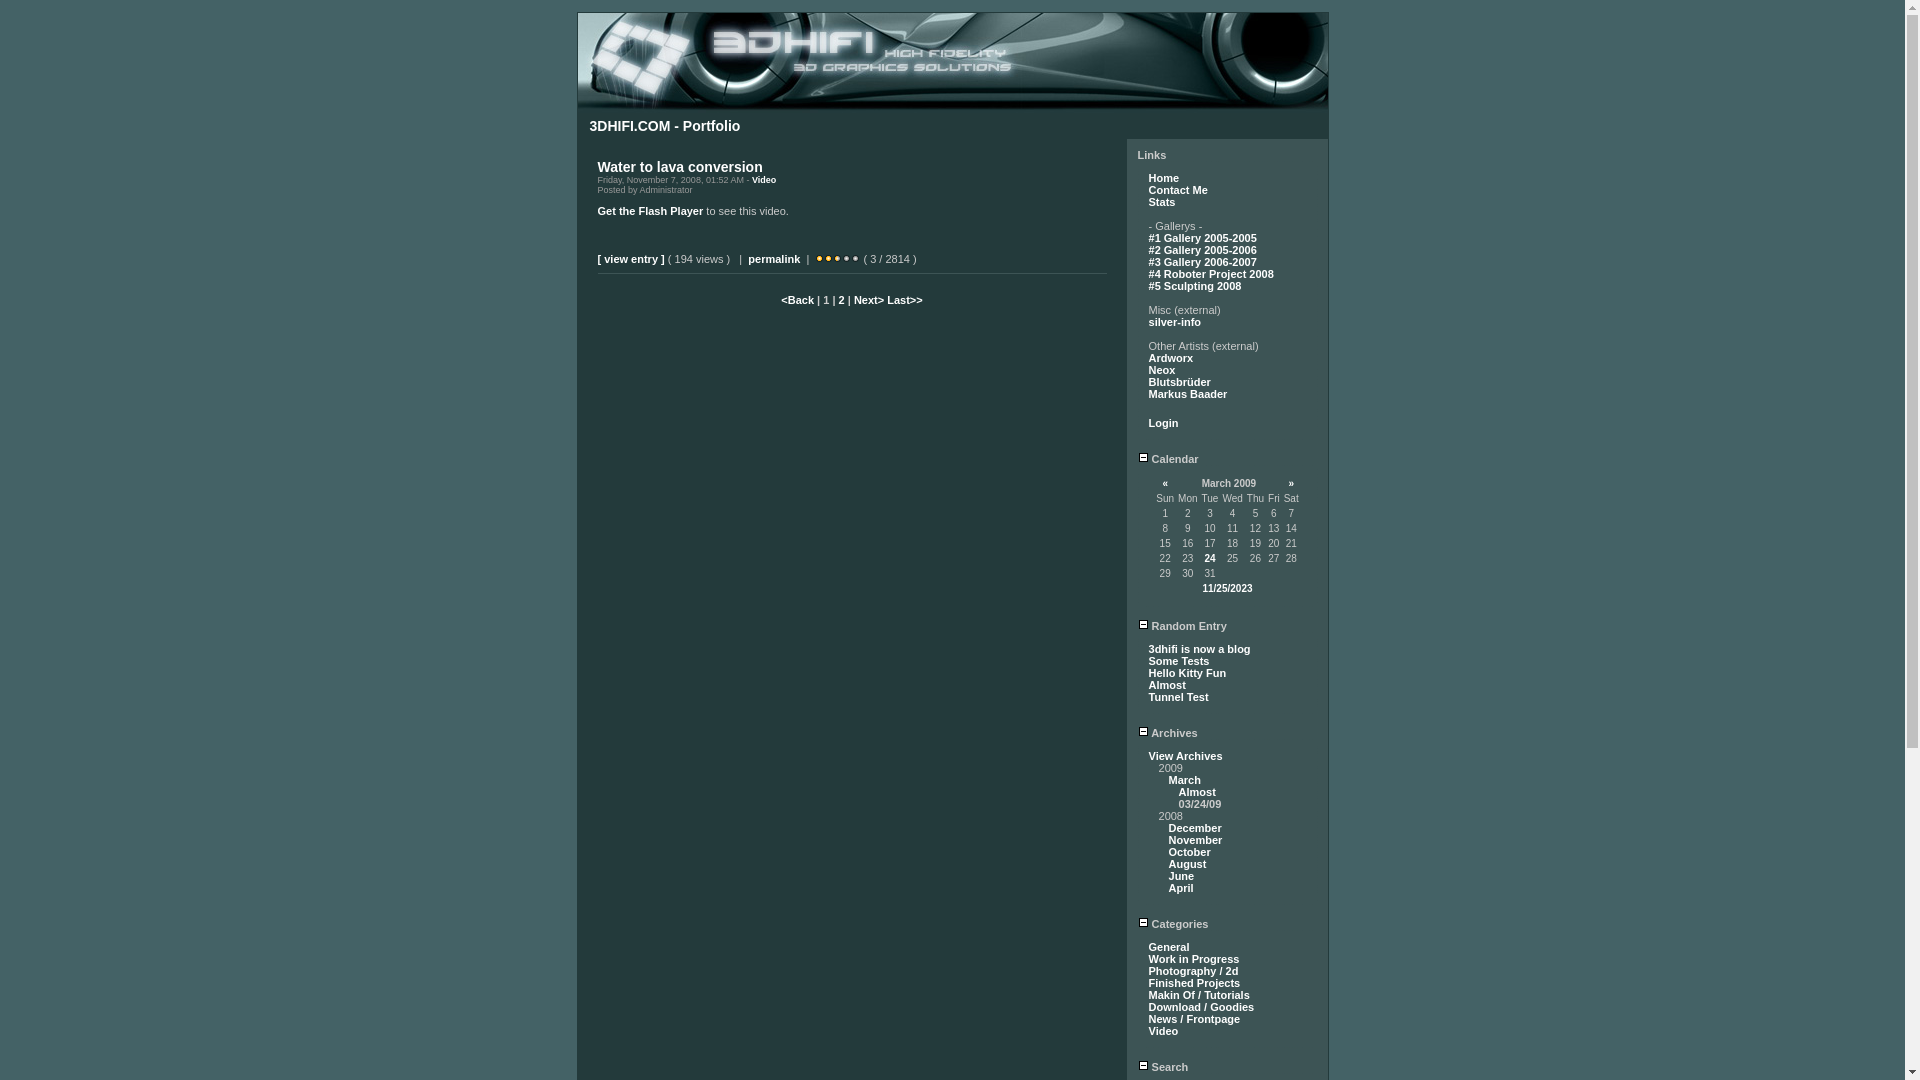 The height and width of the screenshot is (1080, 1920). What do you see at coordinates (1182, 624) in the screenshot?
I see `'Random Entry'` at bounding box center [1182, 624].